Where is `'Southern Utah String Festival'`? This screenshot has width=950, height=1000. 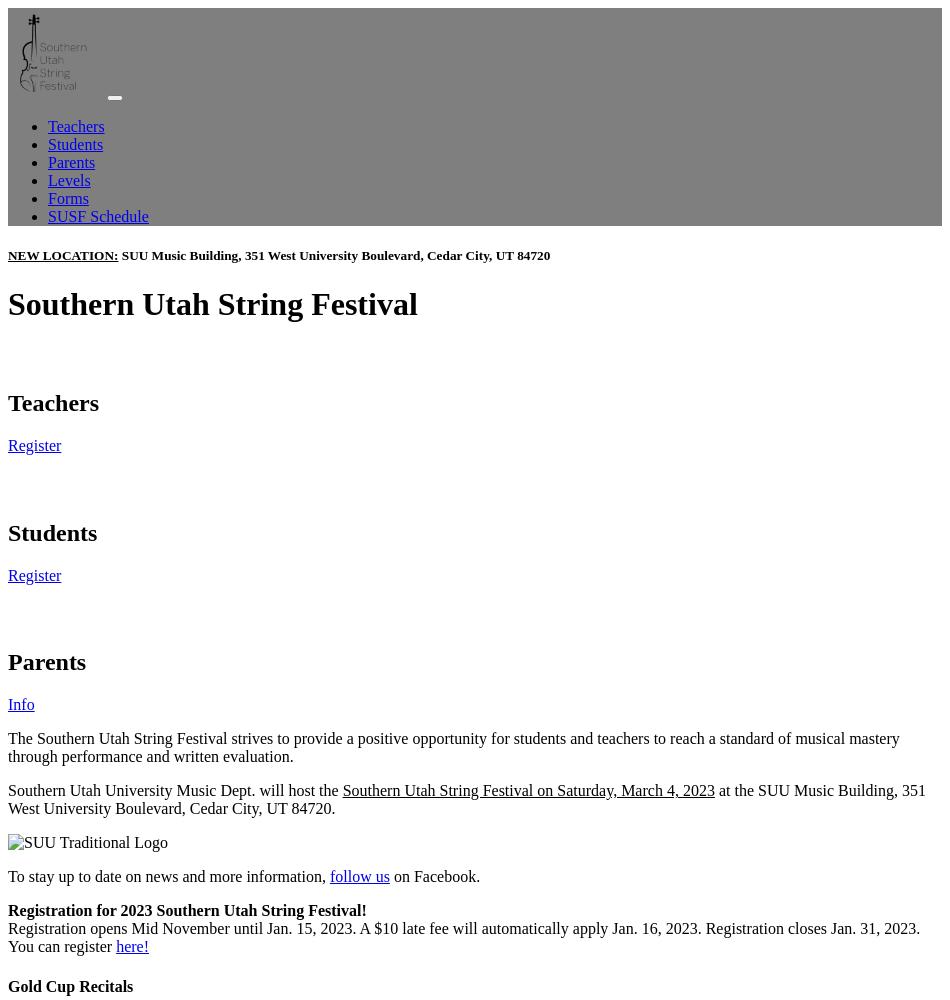
'Southern Utah String Festival' is located at coordinates (212, 304).